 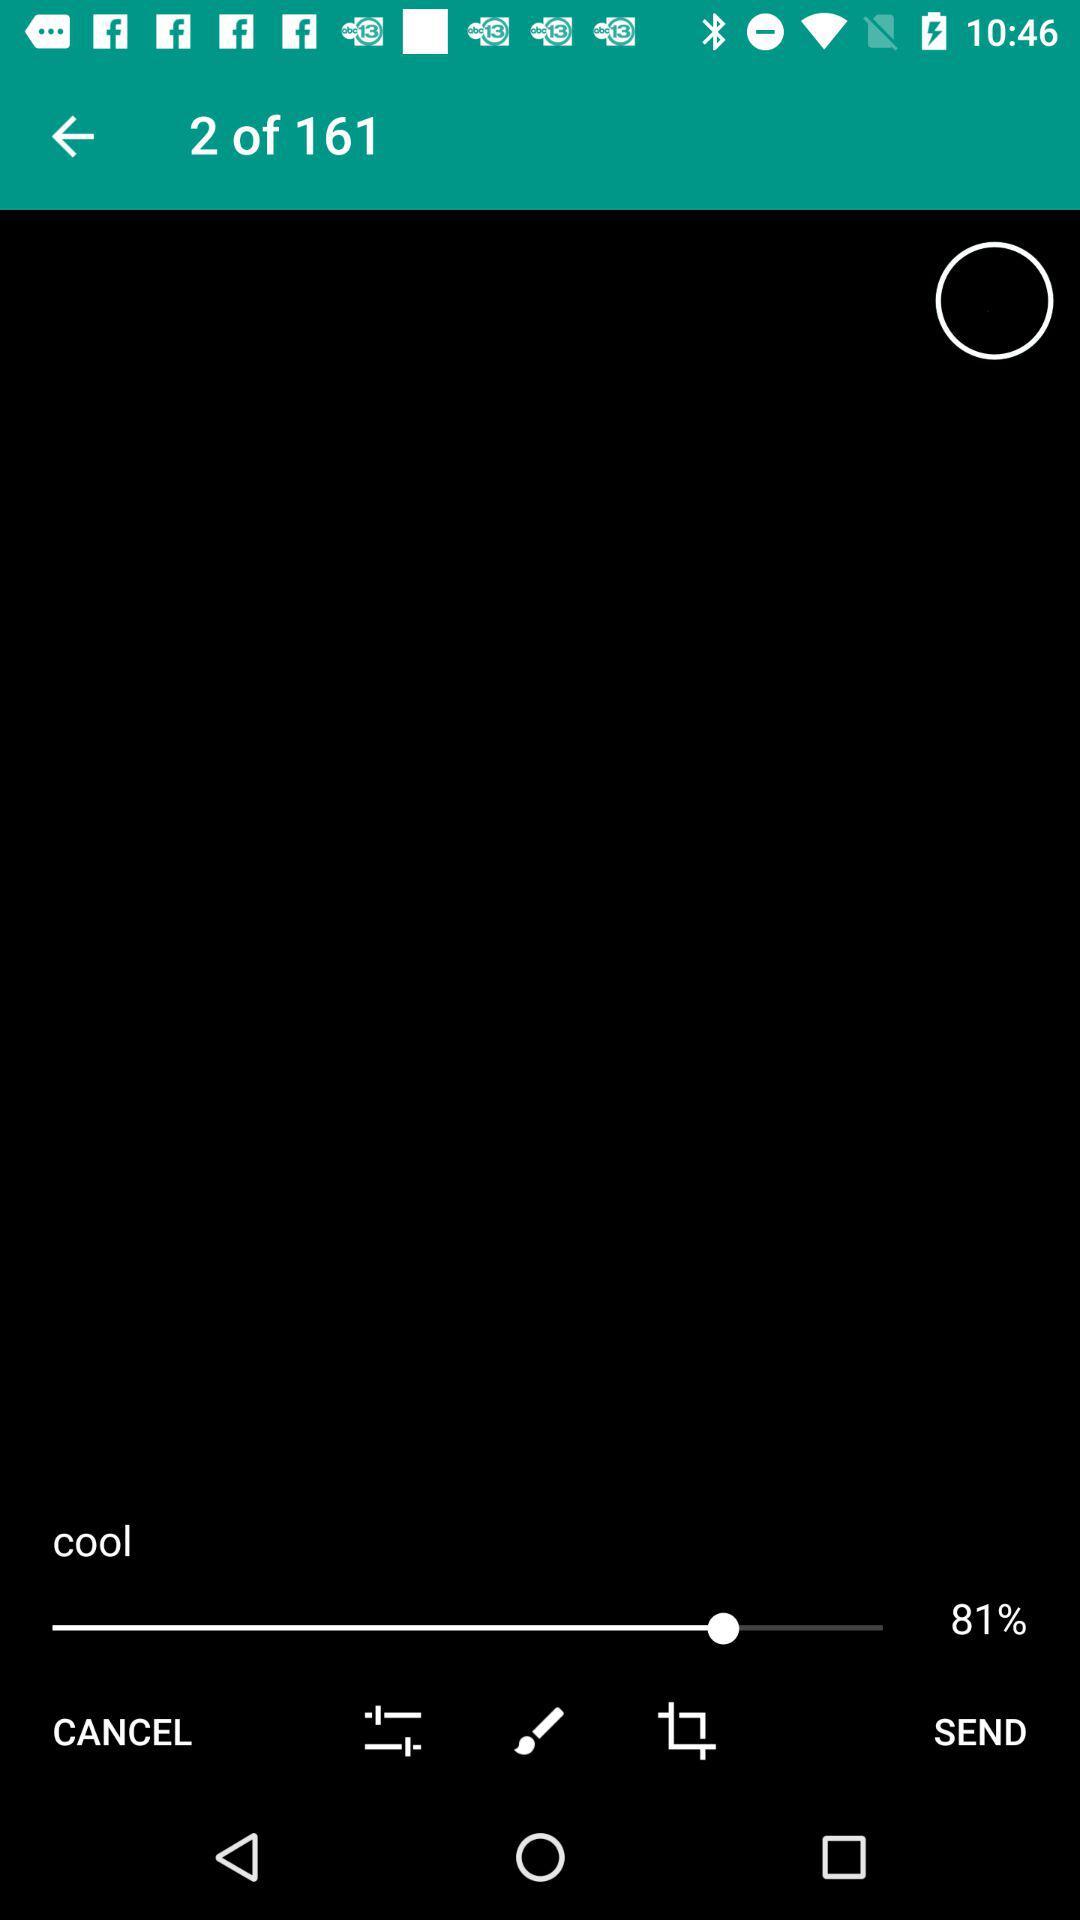 What do you see at coordinates (540, 1730) in the screenshot?
I see `photo re-touch` at bounding box center [540, 1730].